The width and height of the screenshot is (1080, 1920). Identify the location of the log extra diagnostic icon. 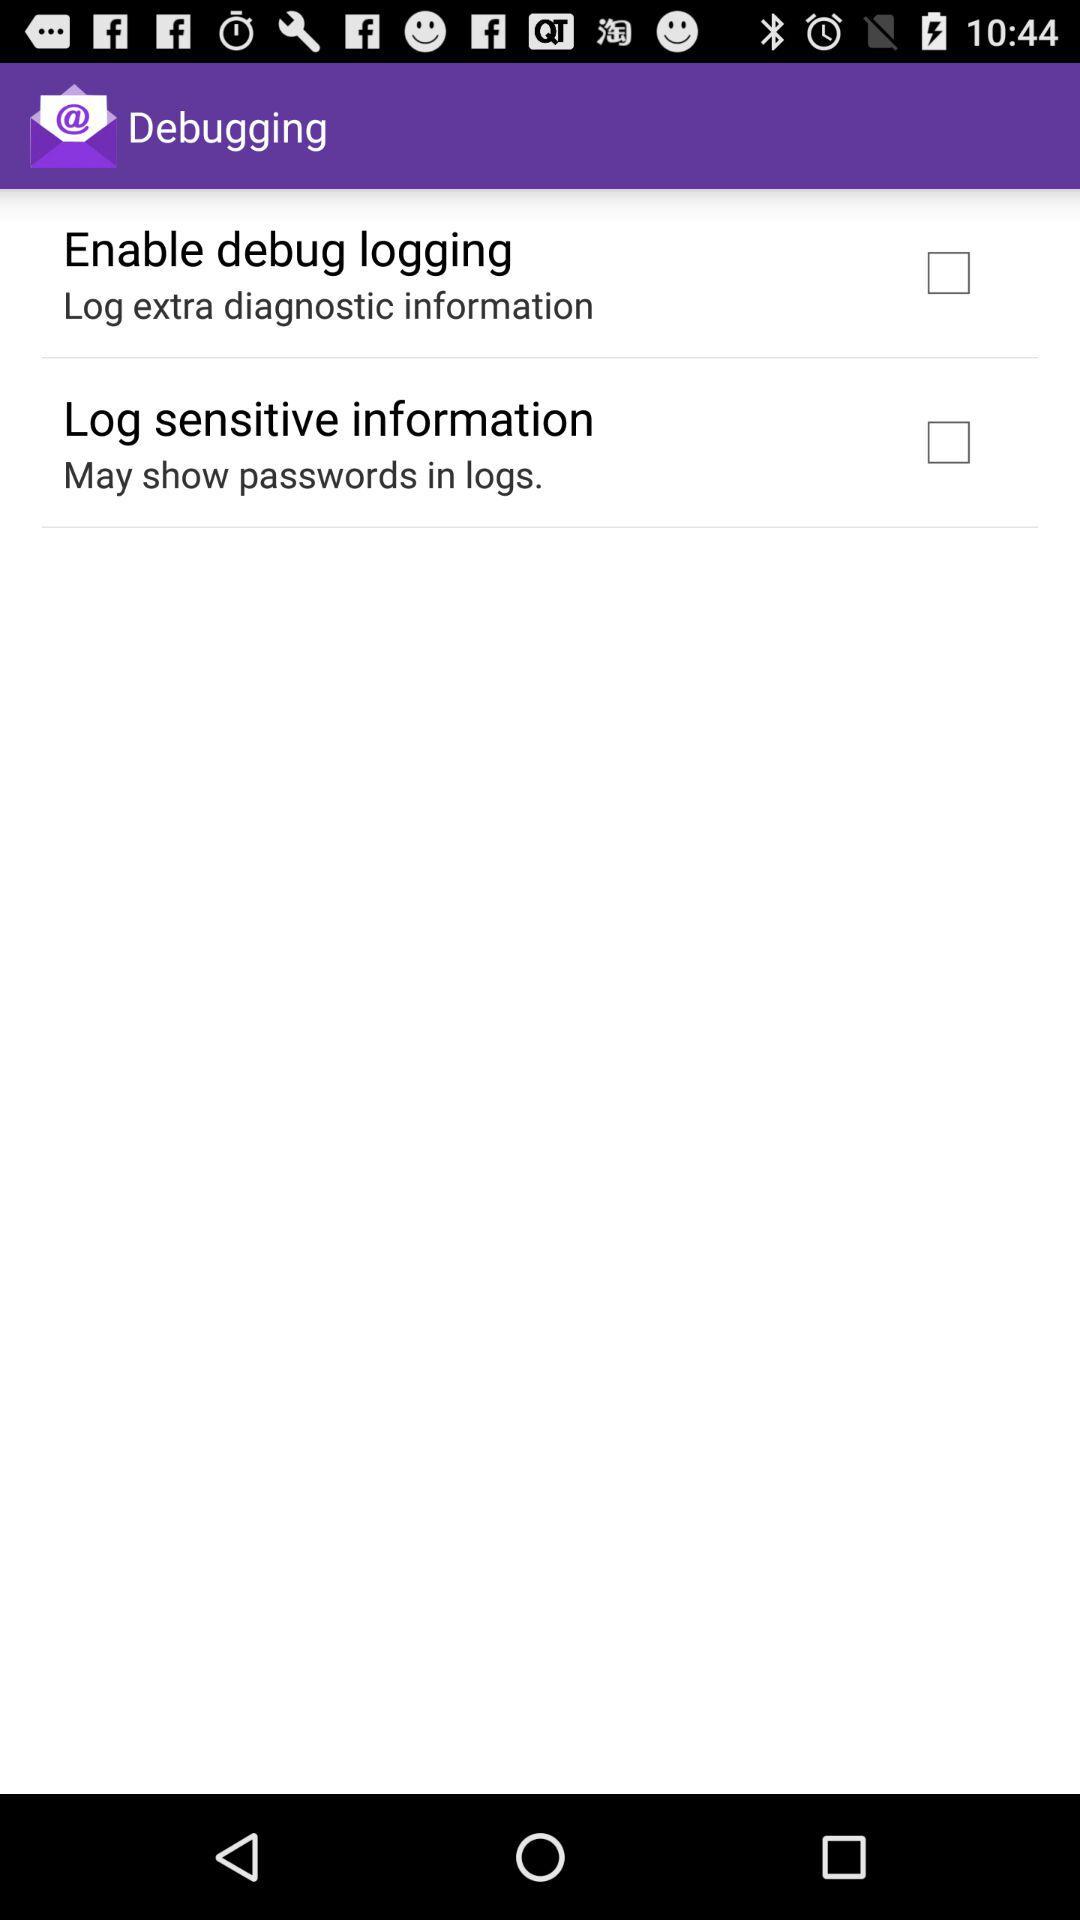
(327, 303).